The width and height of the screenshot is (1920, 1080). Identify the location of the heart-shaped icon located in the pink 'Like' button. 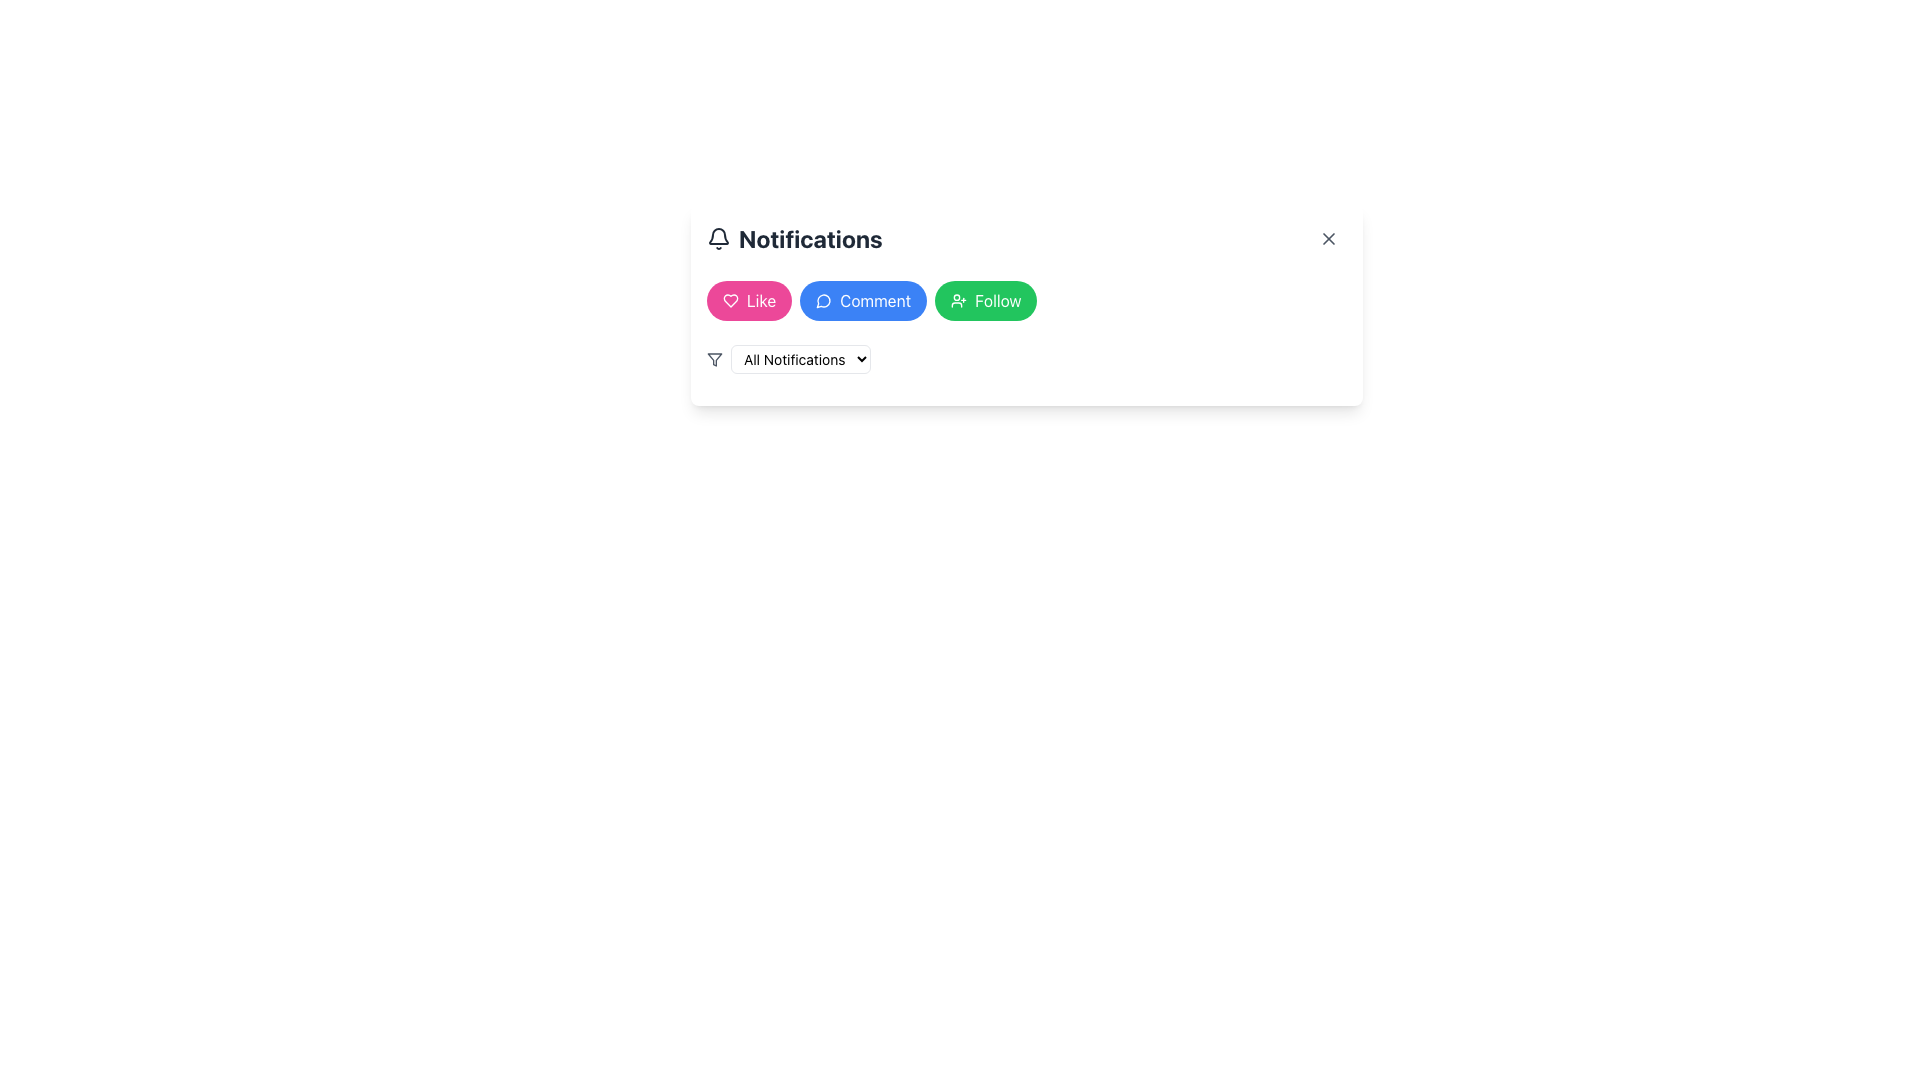
(729, 300).